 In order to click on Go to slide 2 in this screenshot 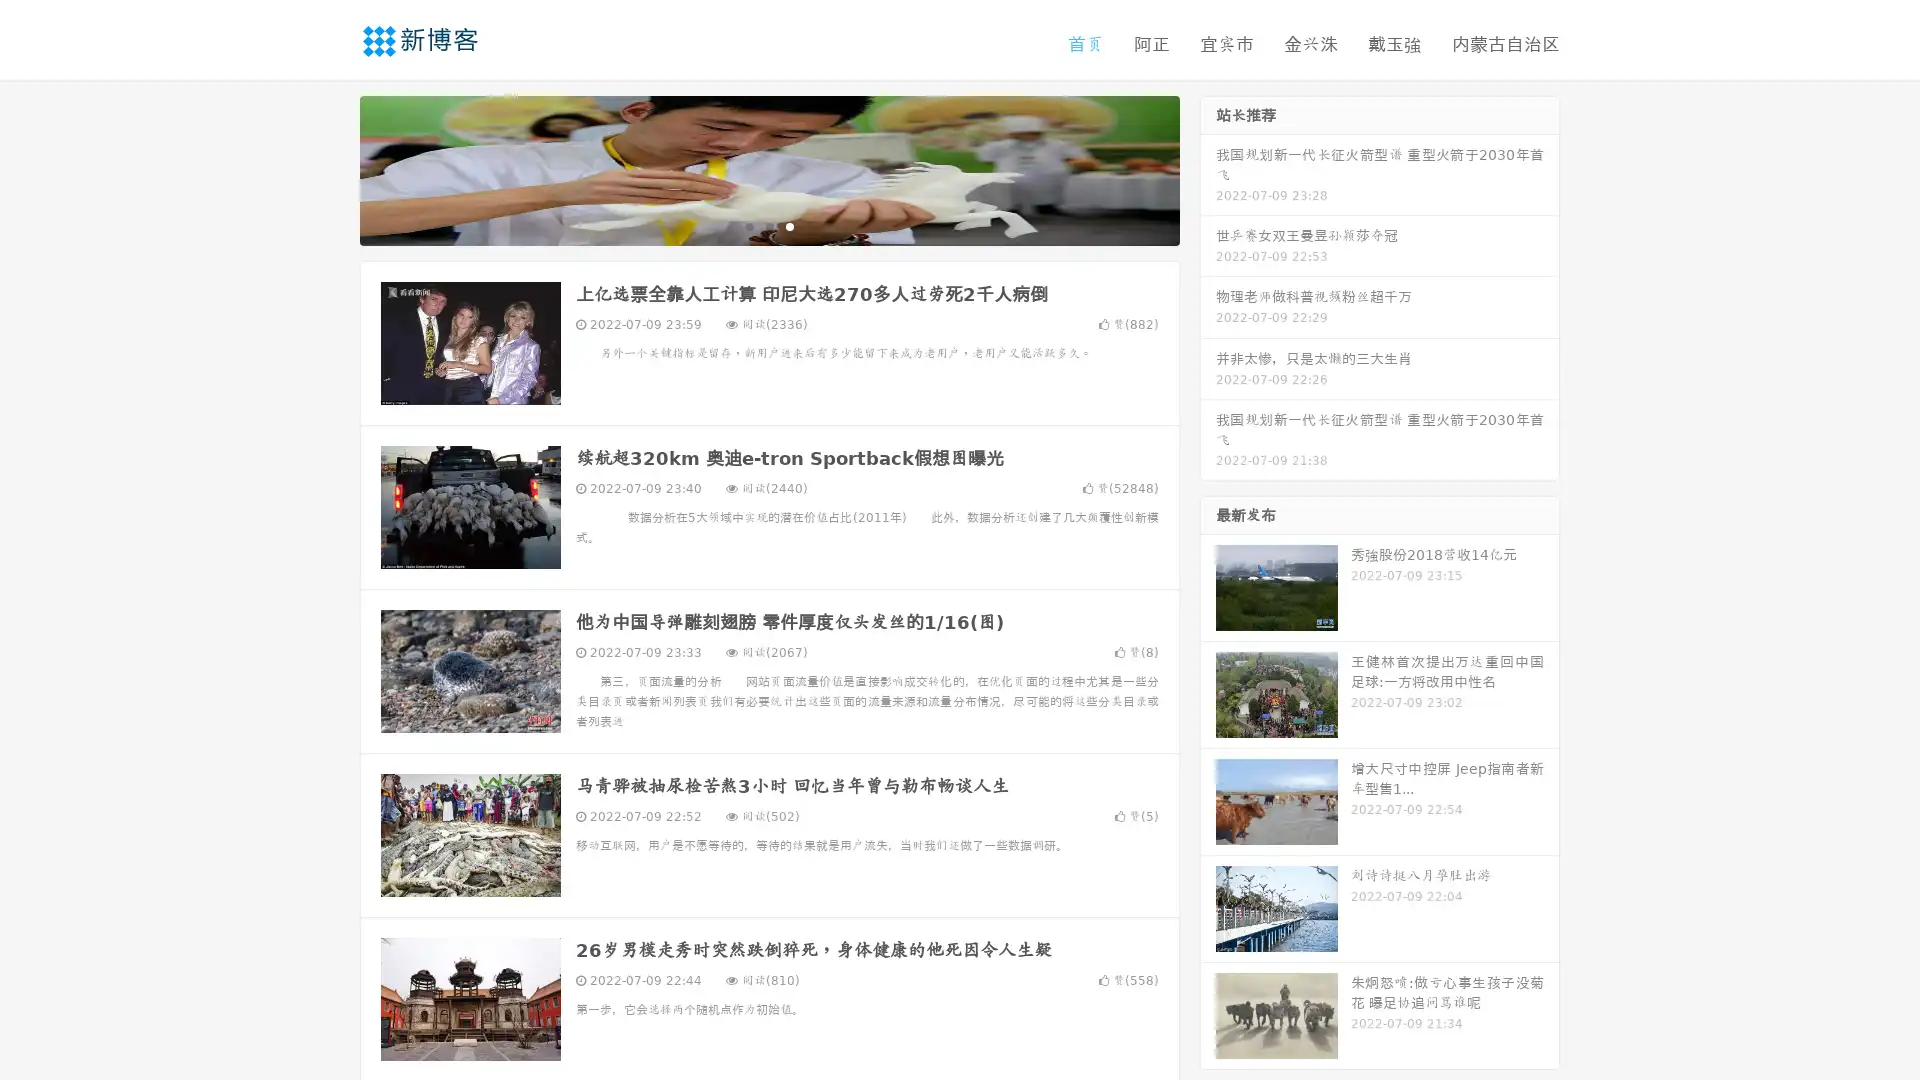, I will do `click(768, 225)`.